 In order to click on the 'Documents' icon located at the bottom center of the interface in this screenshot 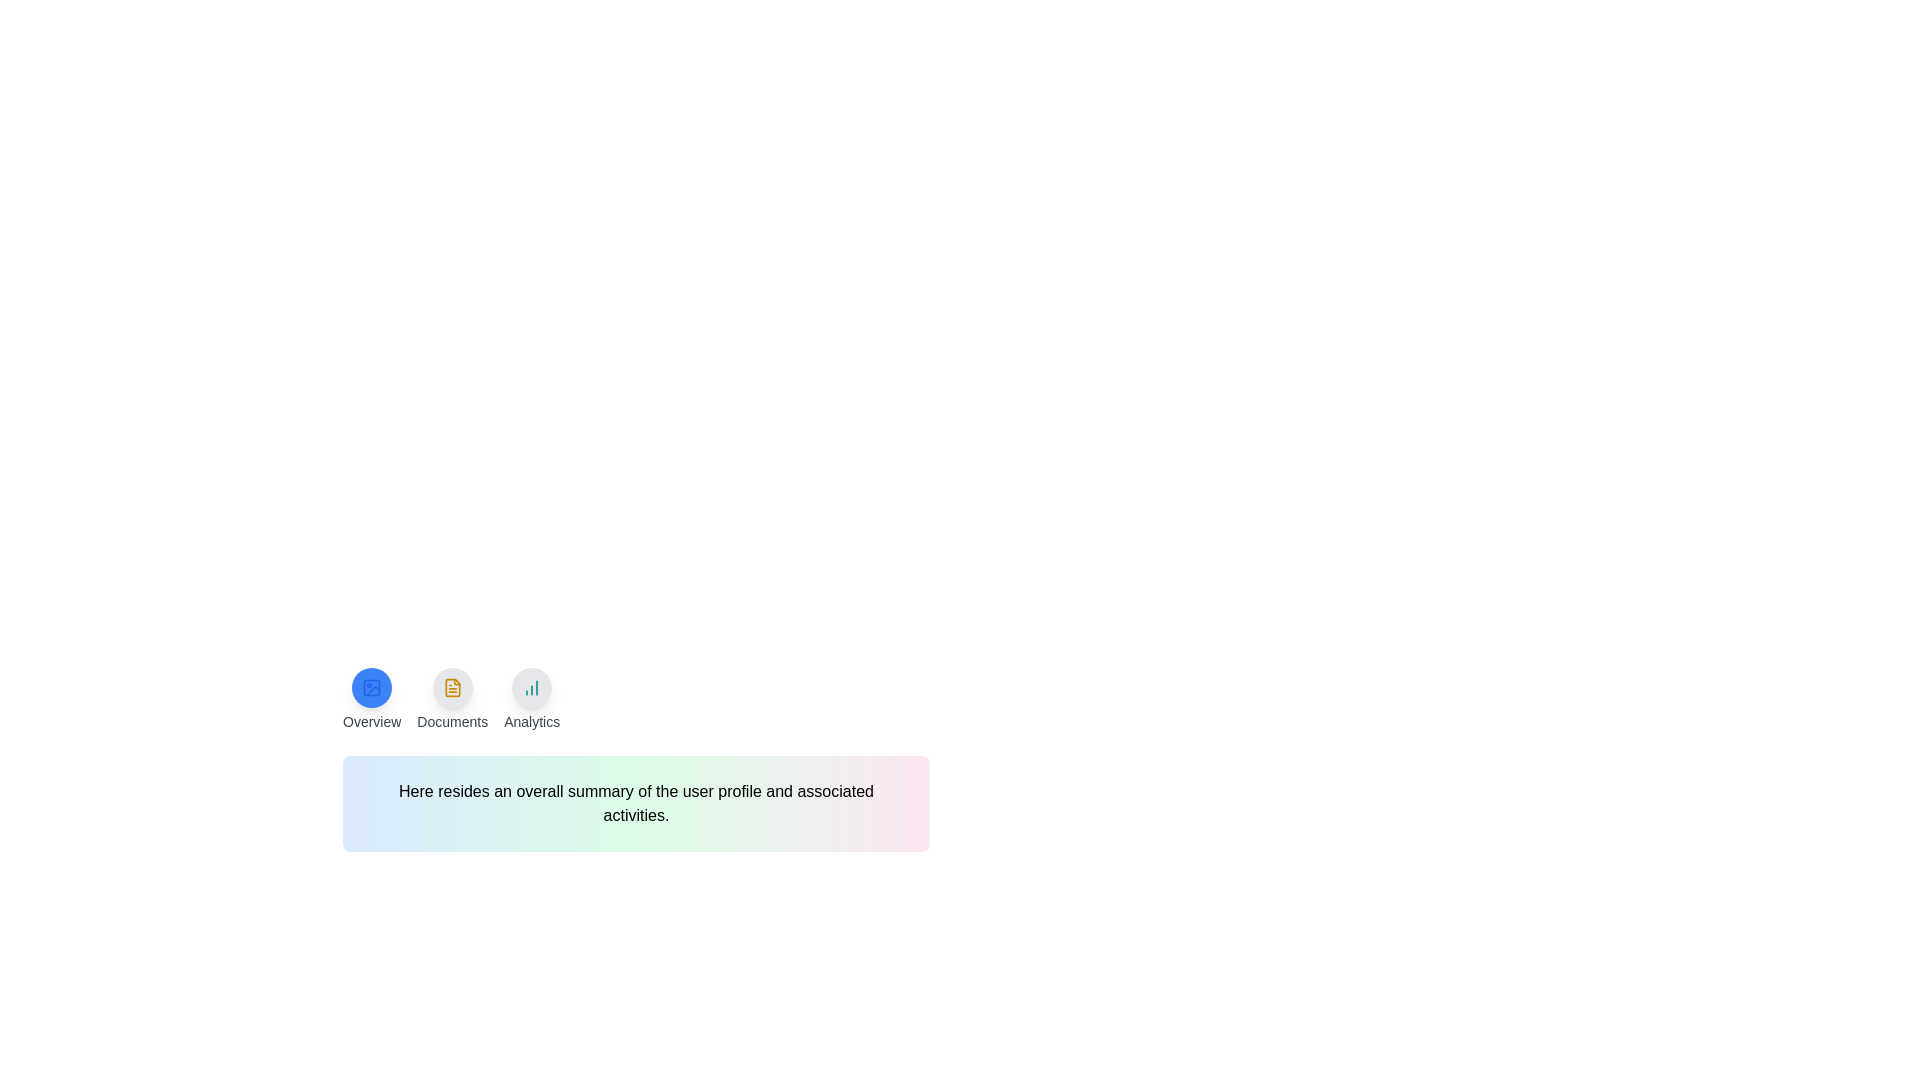, I will do `click(451, 686)`.